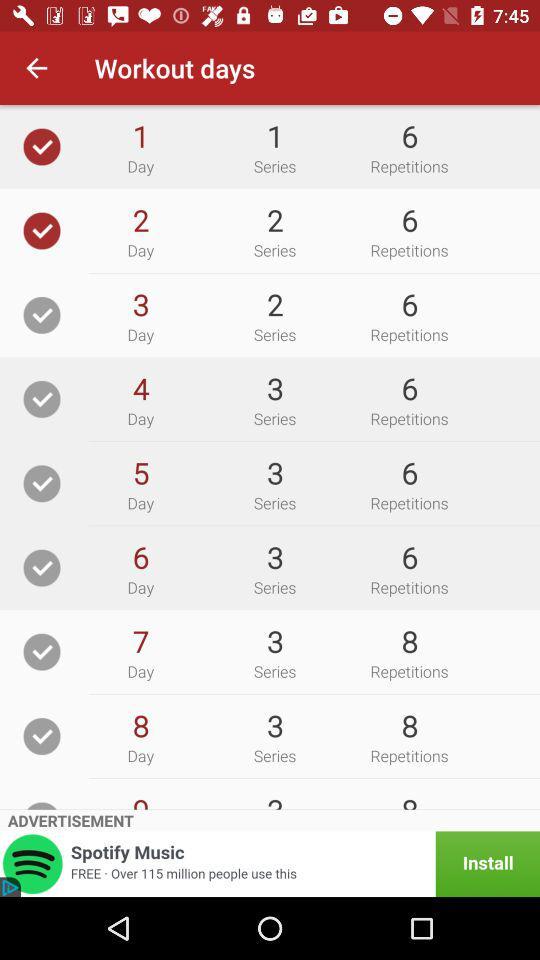 The height and width of the screenshot is (960, 540). What do you see at coordinates (36, 68) in the screenshot?
I see `icon next to workout days app` at bounding box center [36, 68].